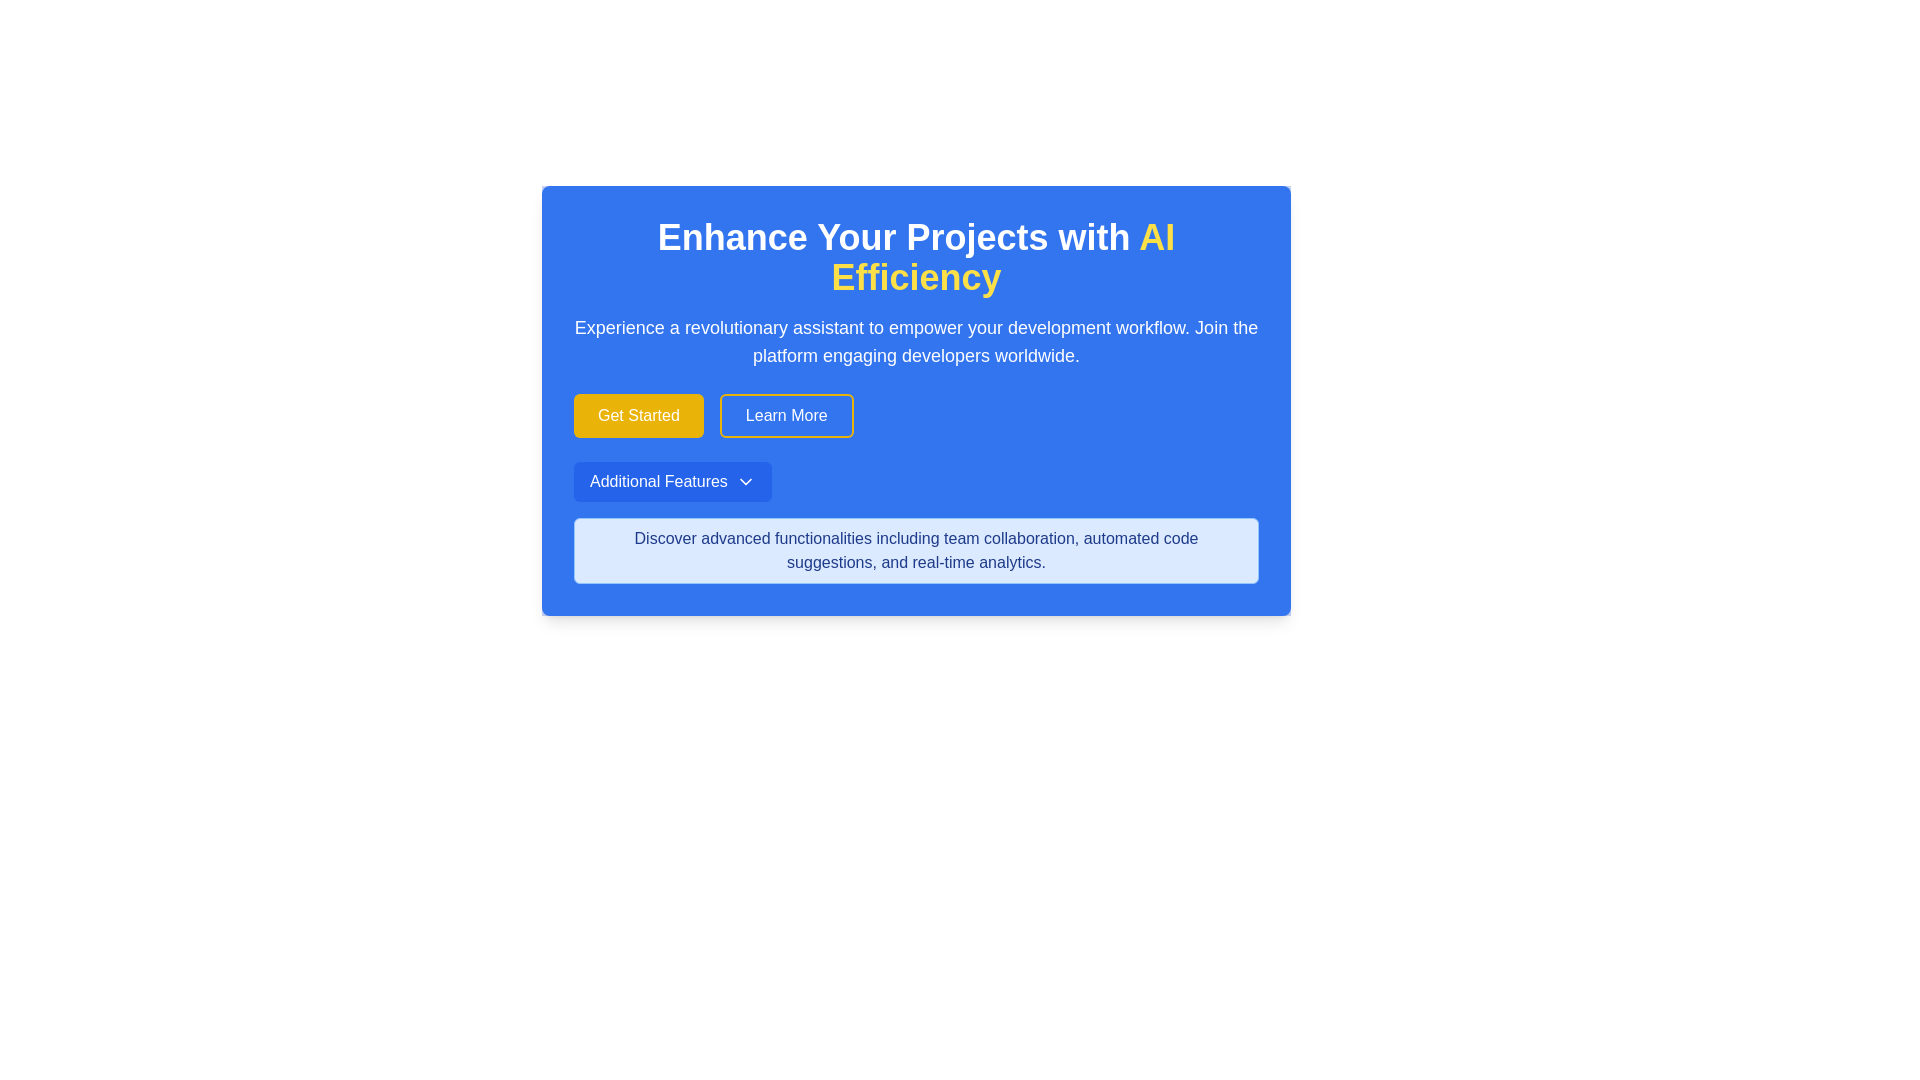 This screenshot has width=1920, height=1080. Describe the element at coordinates (744, 482) in the screenshot. I see `the chevron icon located to the immediate right of the 'Additional Features' text within the blue button` at that location.